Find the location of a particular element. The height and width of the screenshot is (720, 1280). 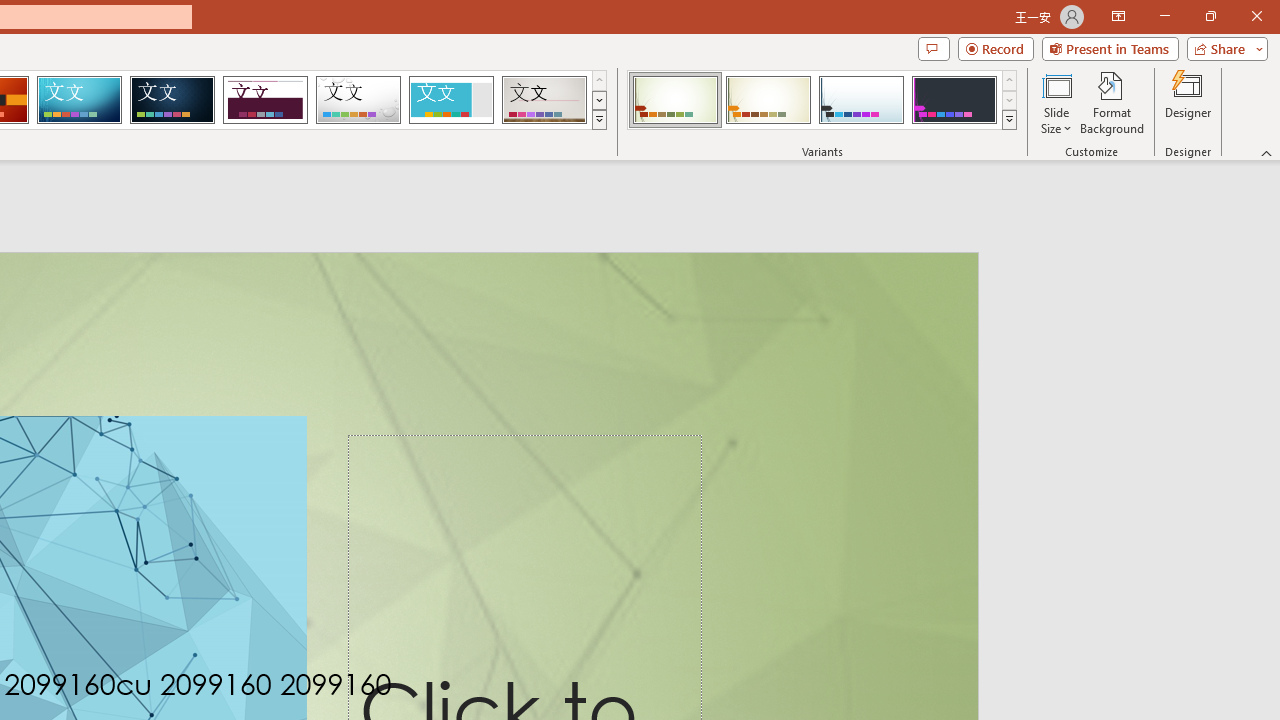

'Slide Size' is located at coordinates (1055, 103).